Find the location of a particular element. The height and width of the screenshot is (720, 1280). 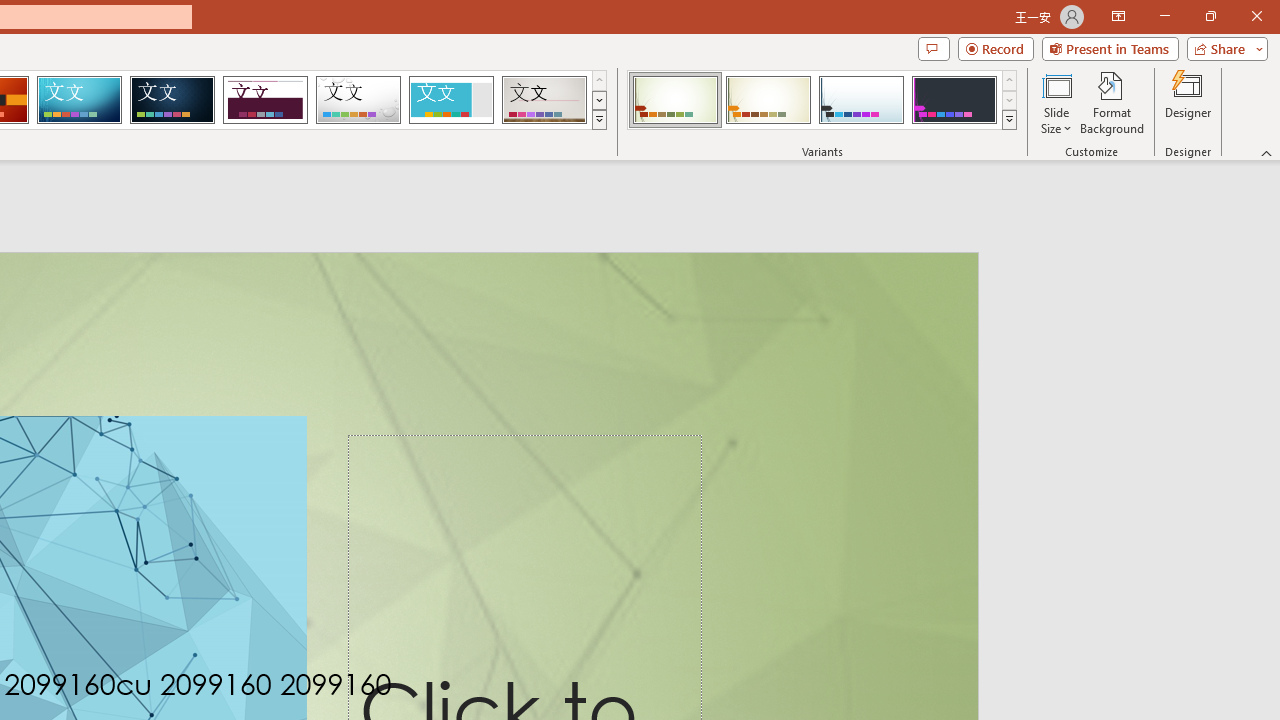

'Slide Size' is located at coordinates (1055, 103).